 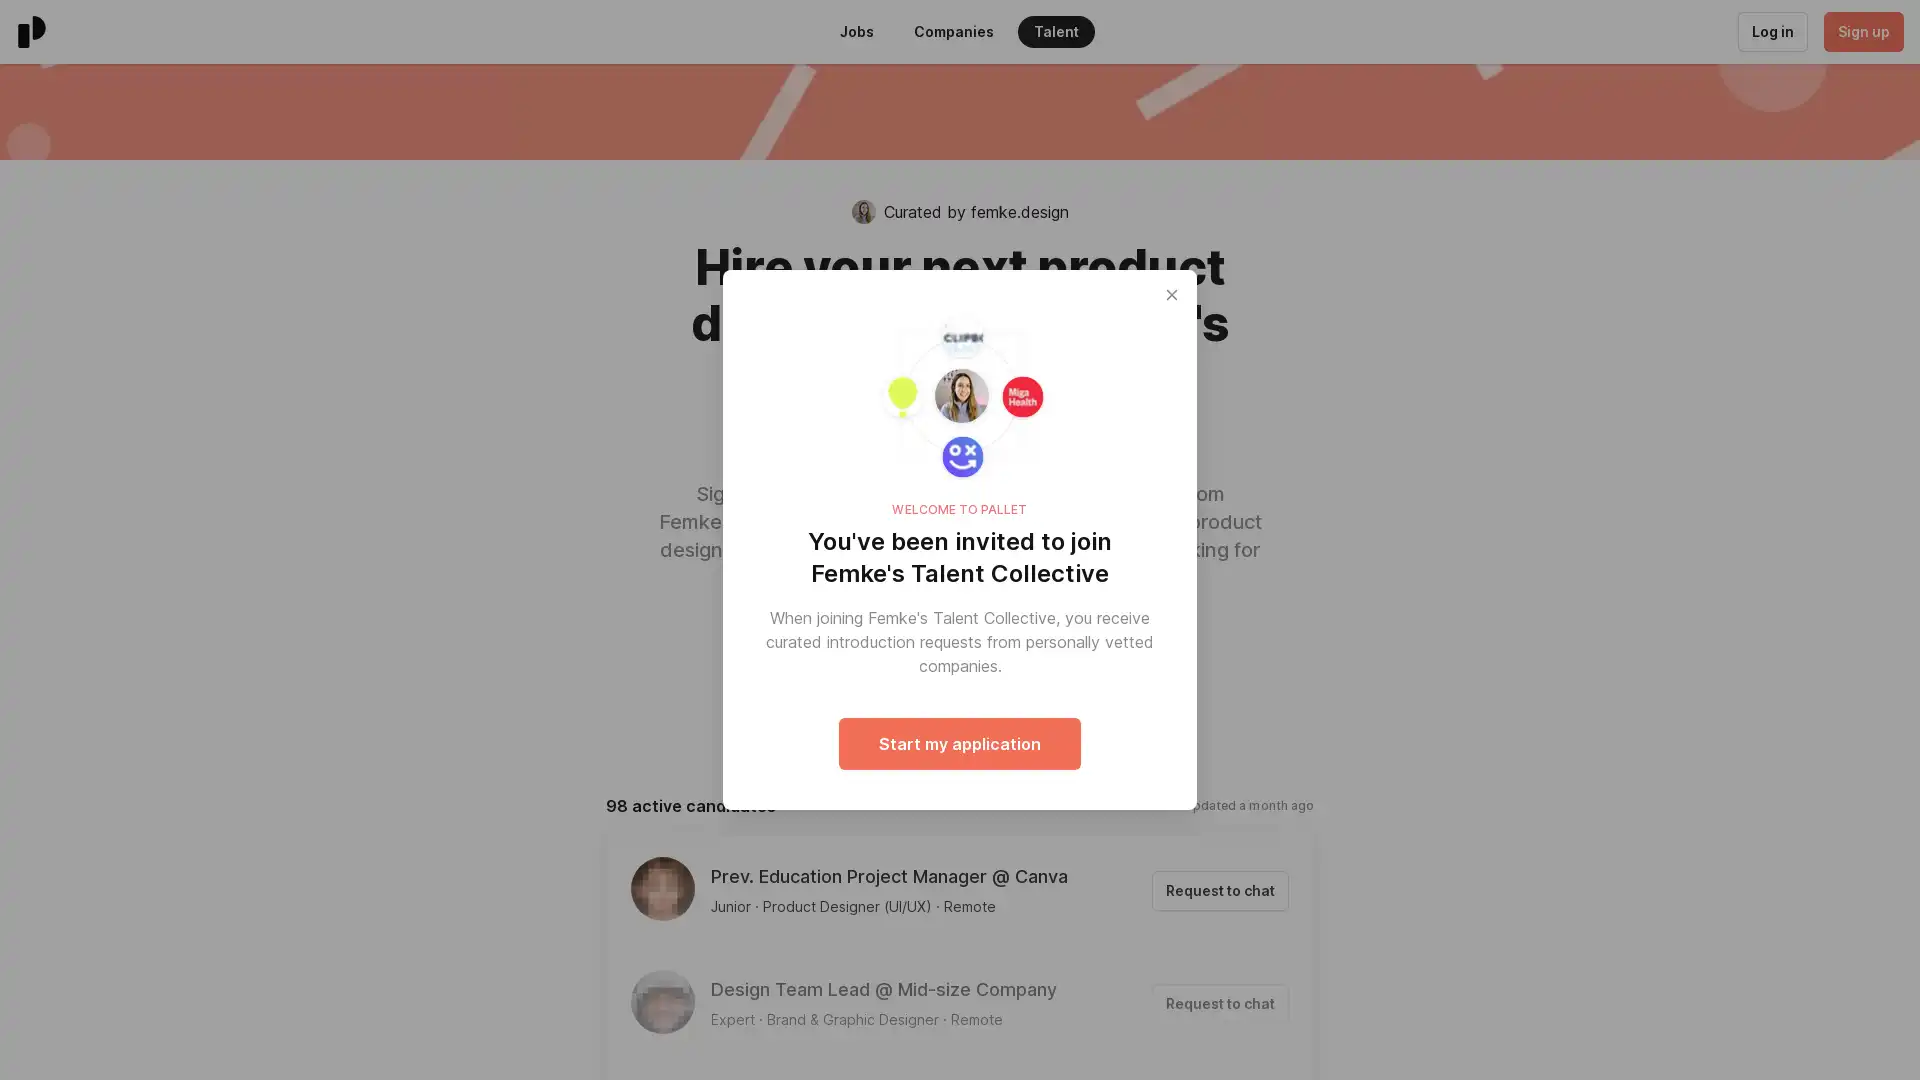 I want to click on Request to chat, so click(x=1219, y=890).